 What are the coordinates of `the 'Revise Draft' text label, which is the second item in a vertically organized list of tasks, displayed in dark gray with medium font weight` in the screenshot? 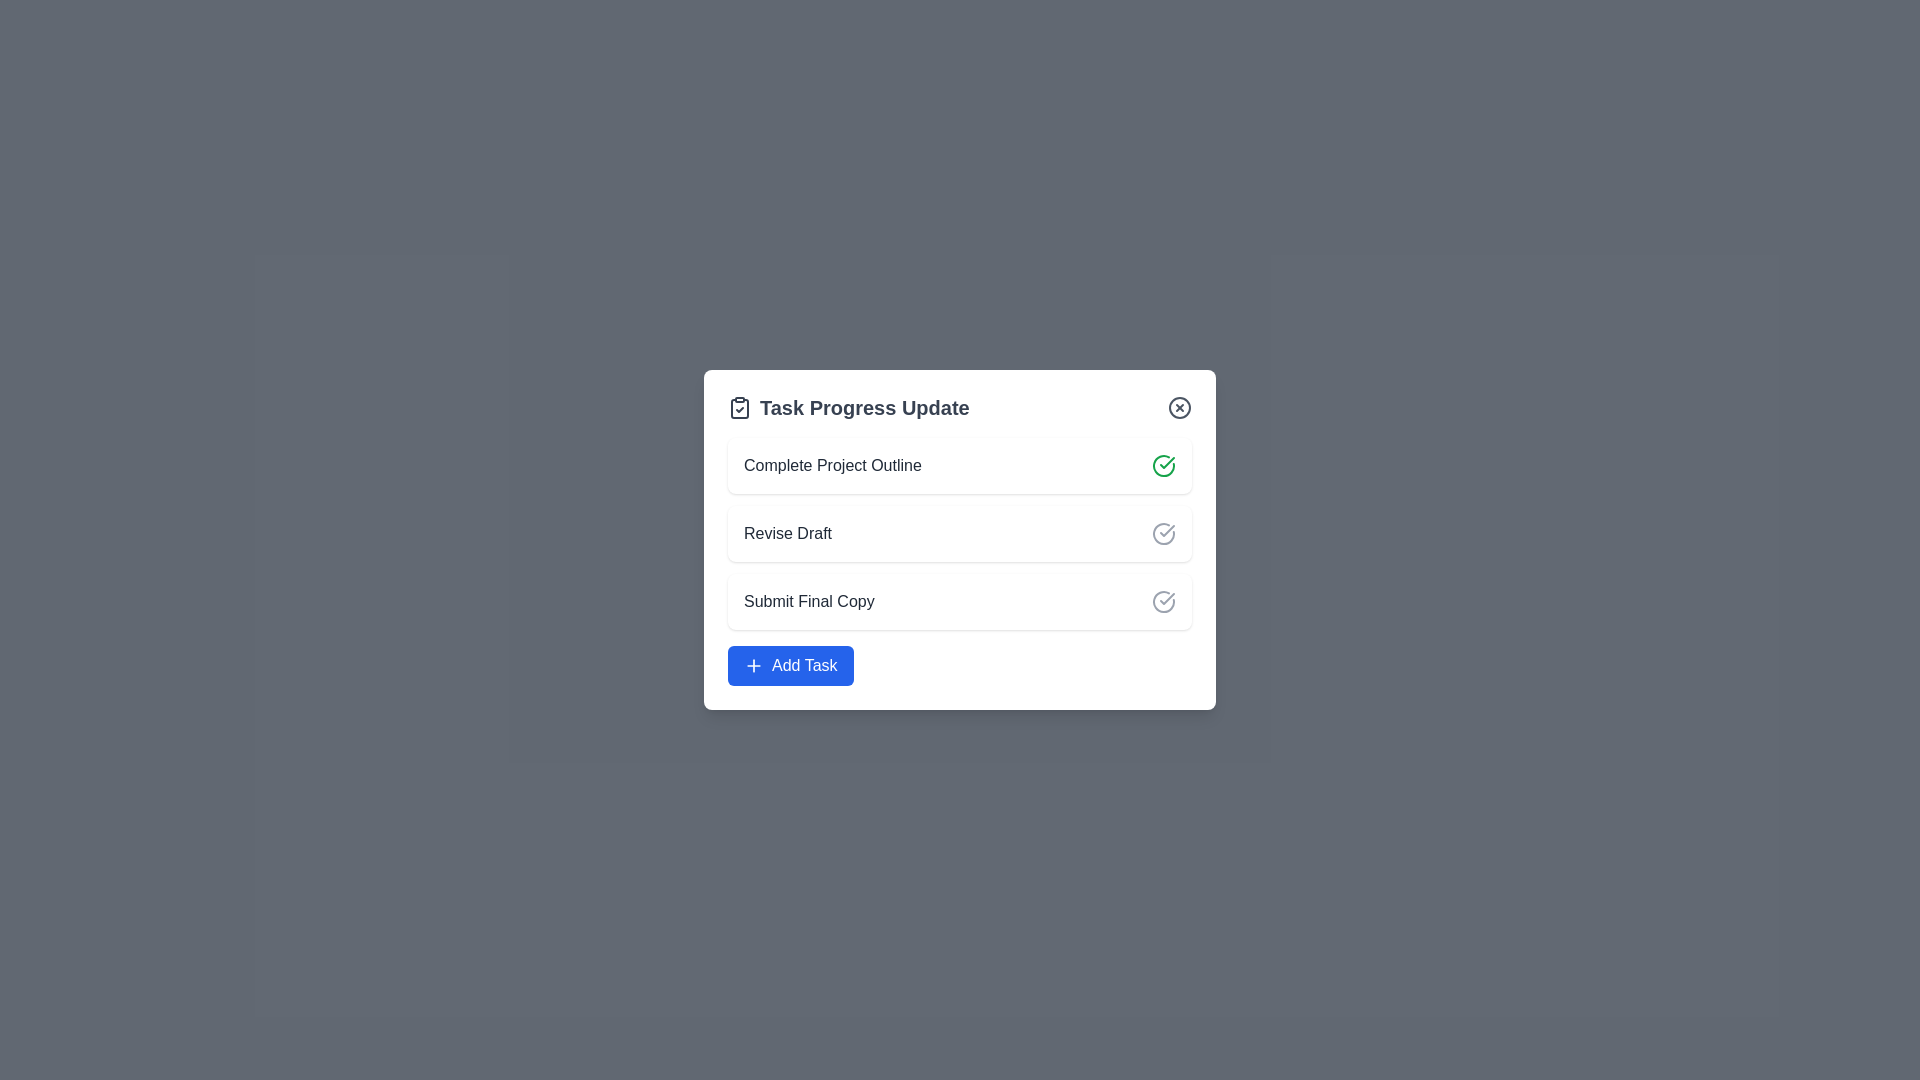 It's located at (786, 532).